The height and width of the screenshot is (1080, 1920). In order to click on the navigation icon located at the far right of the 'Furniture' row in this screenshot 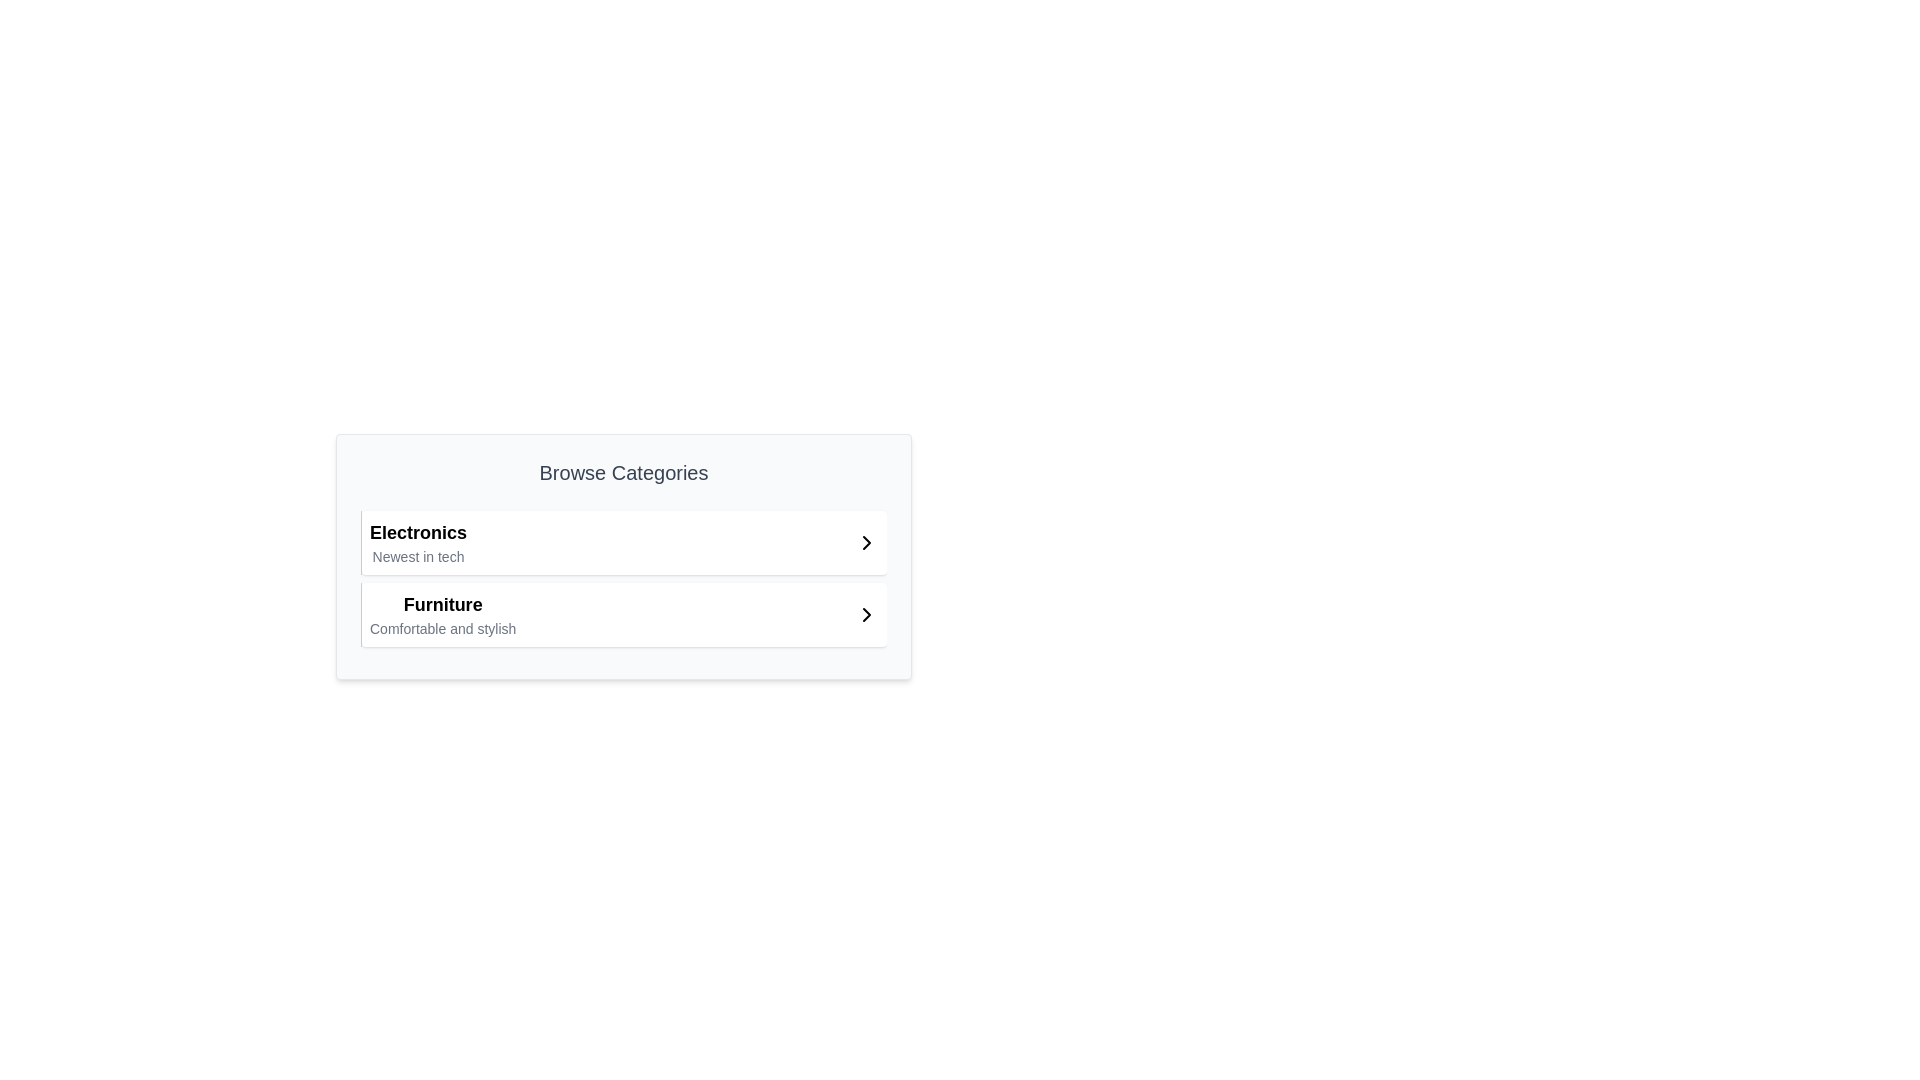, I will do `click(867, 613)`.